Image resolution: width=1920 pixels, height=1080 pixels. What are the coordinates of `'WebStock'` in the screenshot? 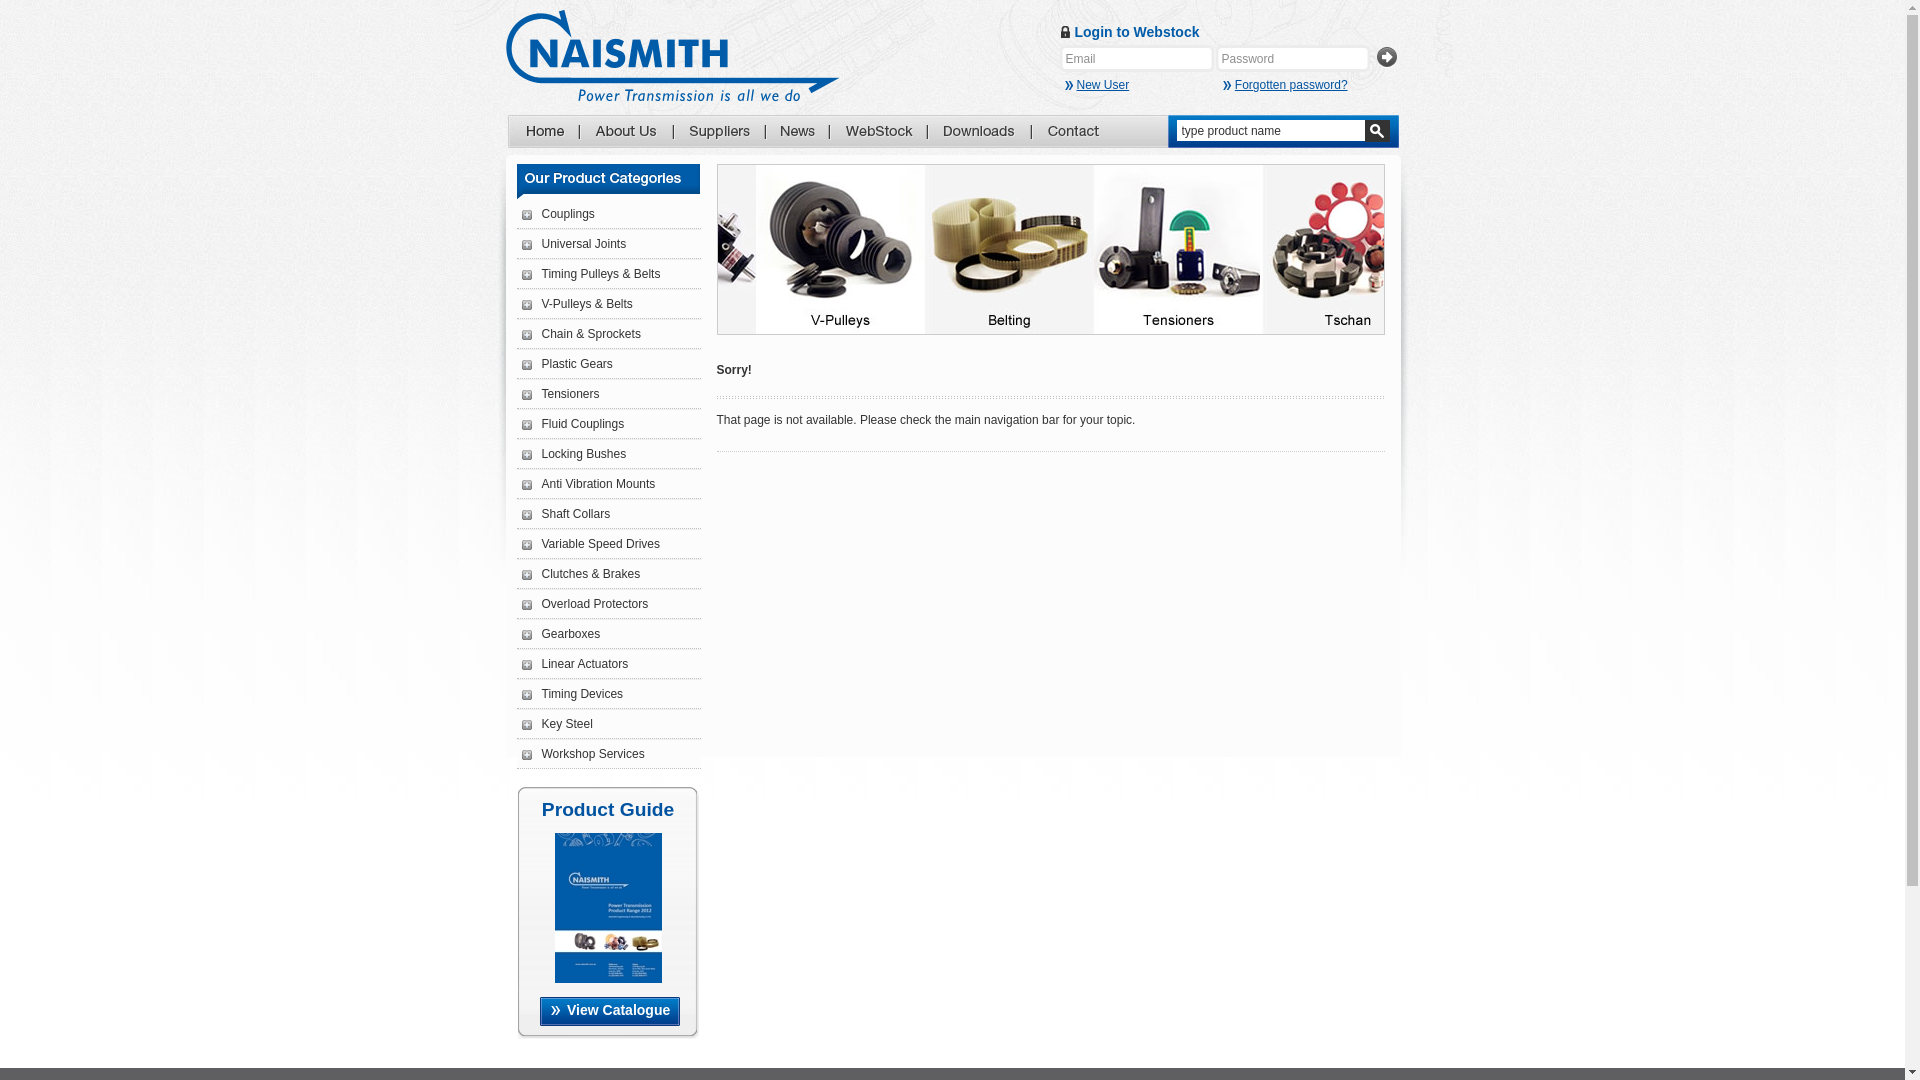 It's located at (844, 131).